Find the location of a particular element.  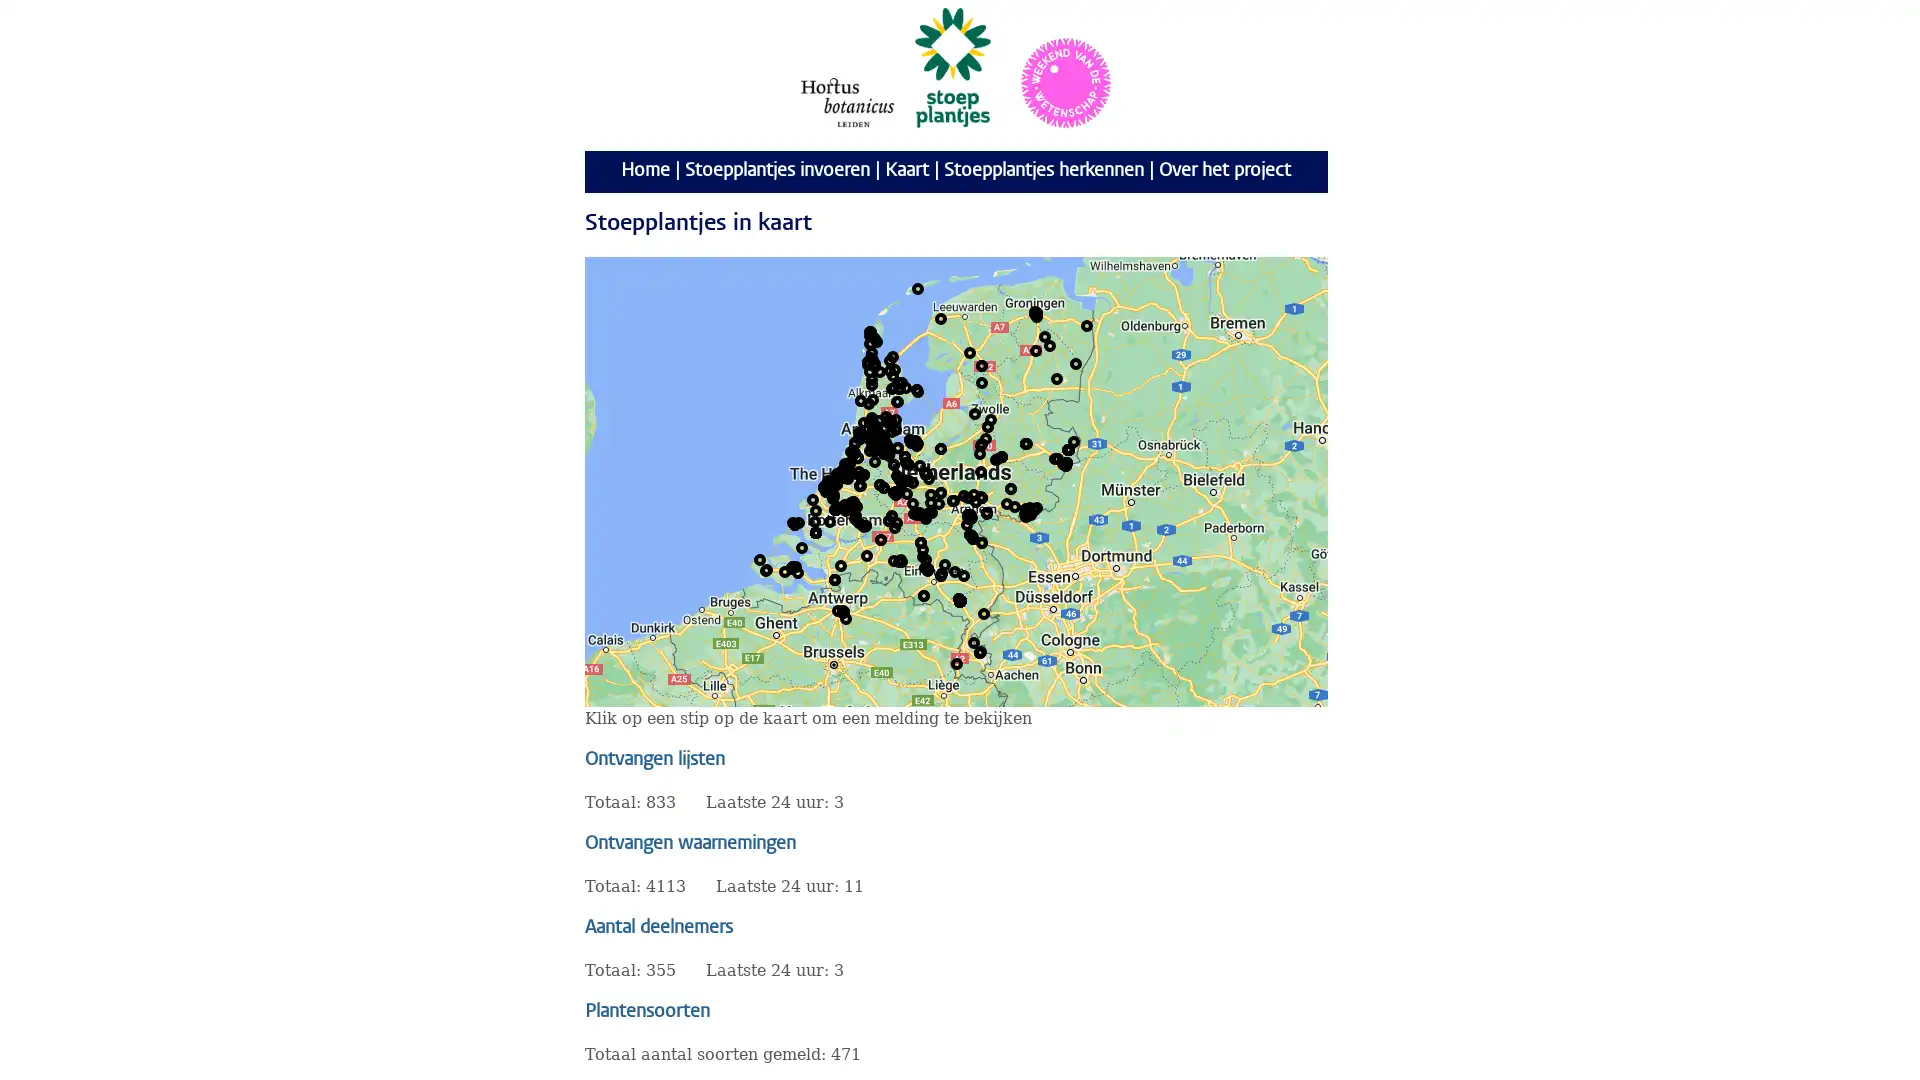

Telling van R.W.Janzen op 03 april 2022 is located at coordinates (896, 493).